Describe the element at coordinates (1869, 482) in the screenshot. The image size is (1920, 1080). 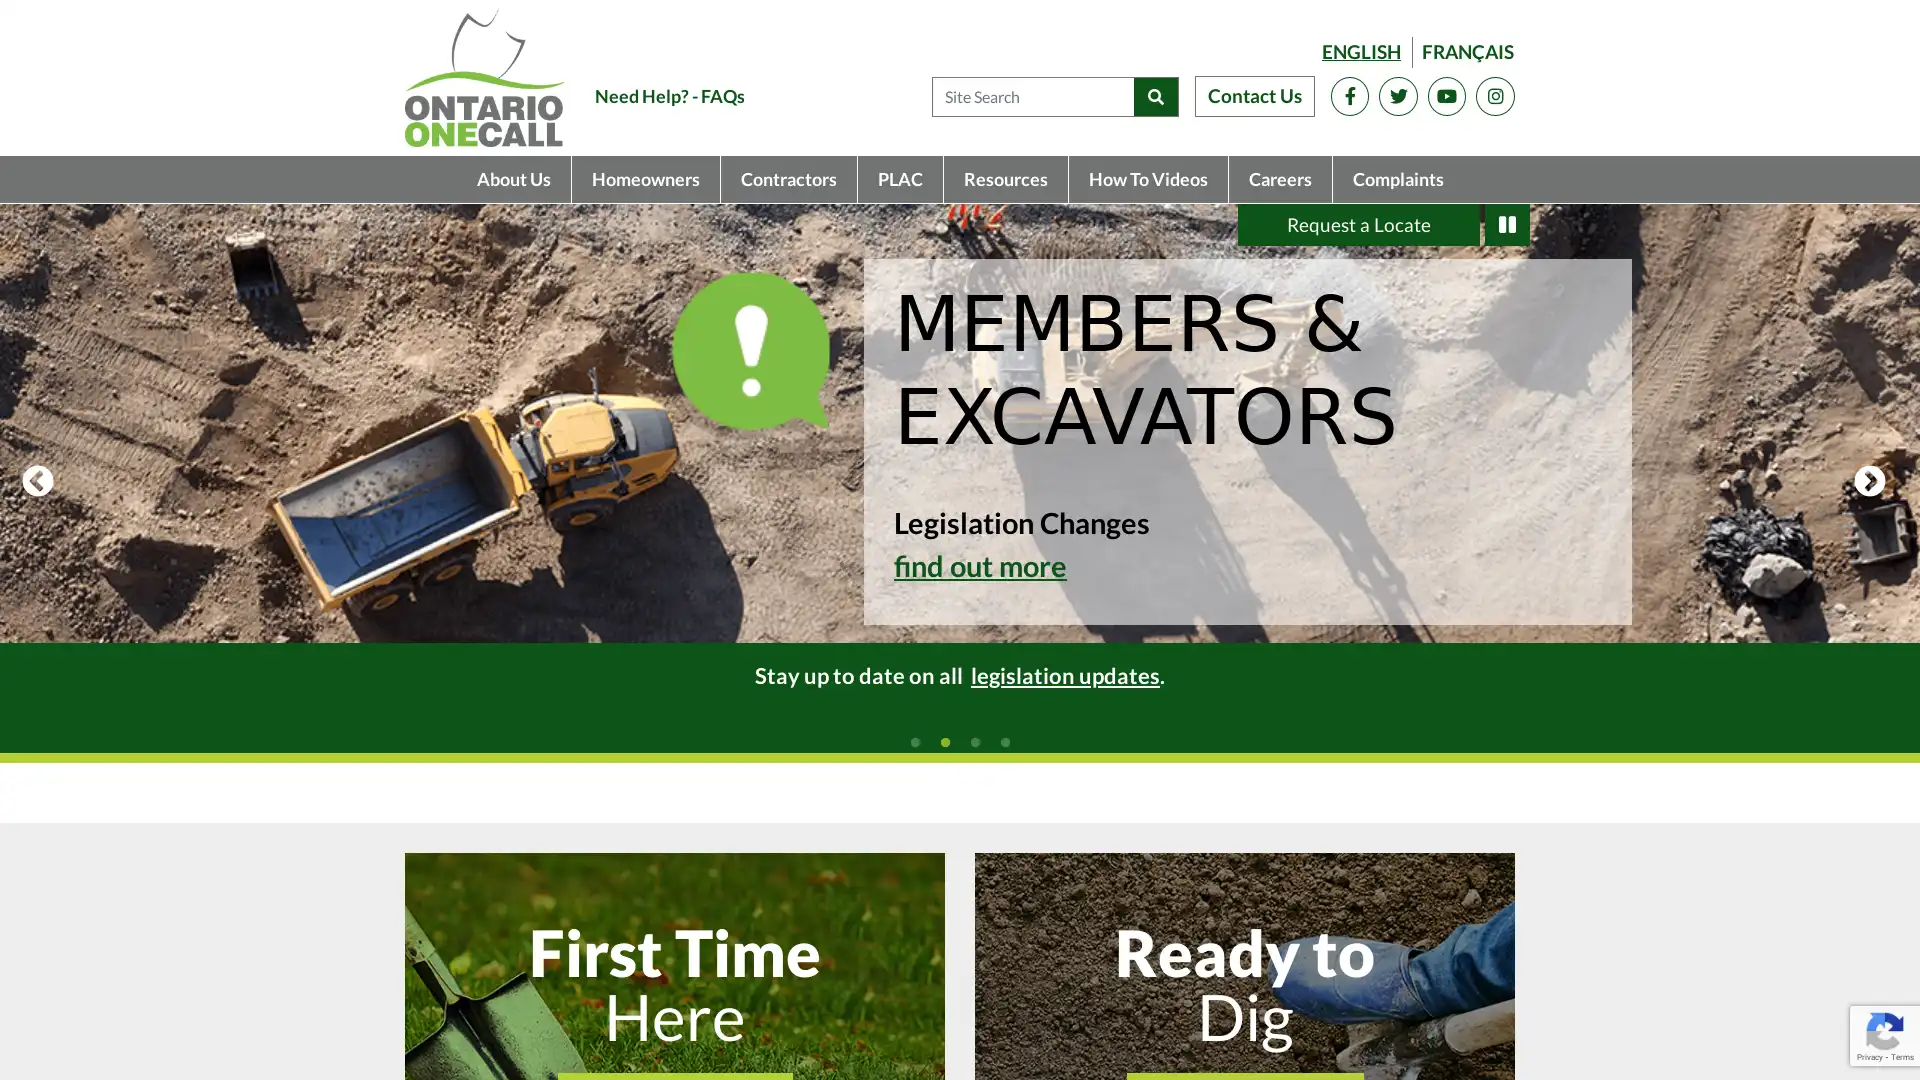
I see `Next` at that location.